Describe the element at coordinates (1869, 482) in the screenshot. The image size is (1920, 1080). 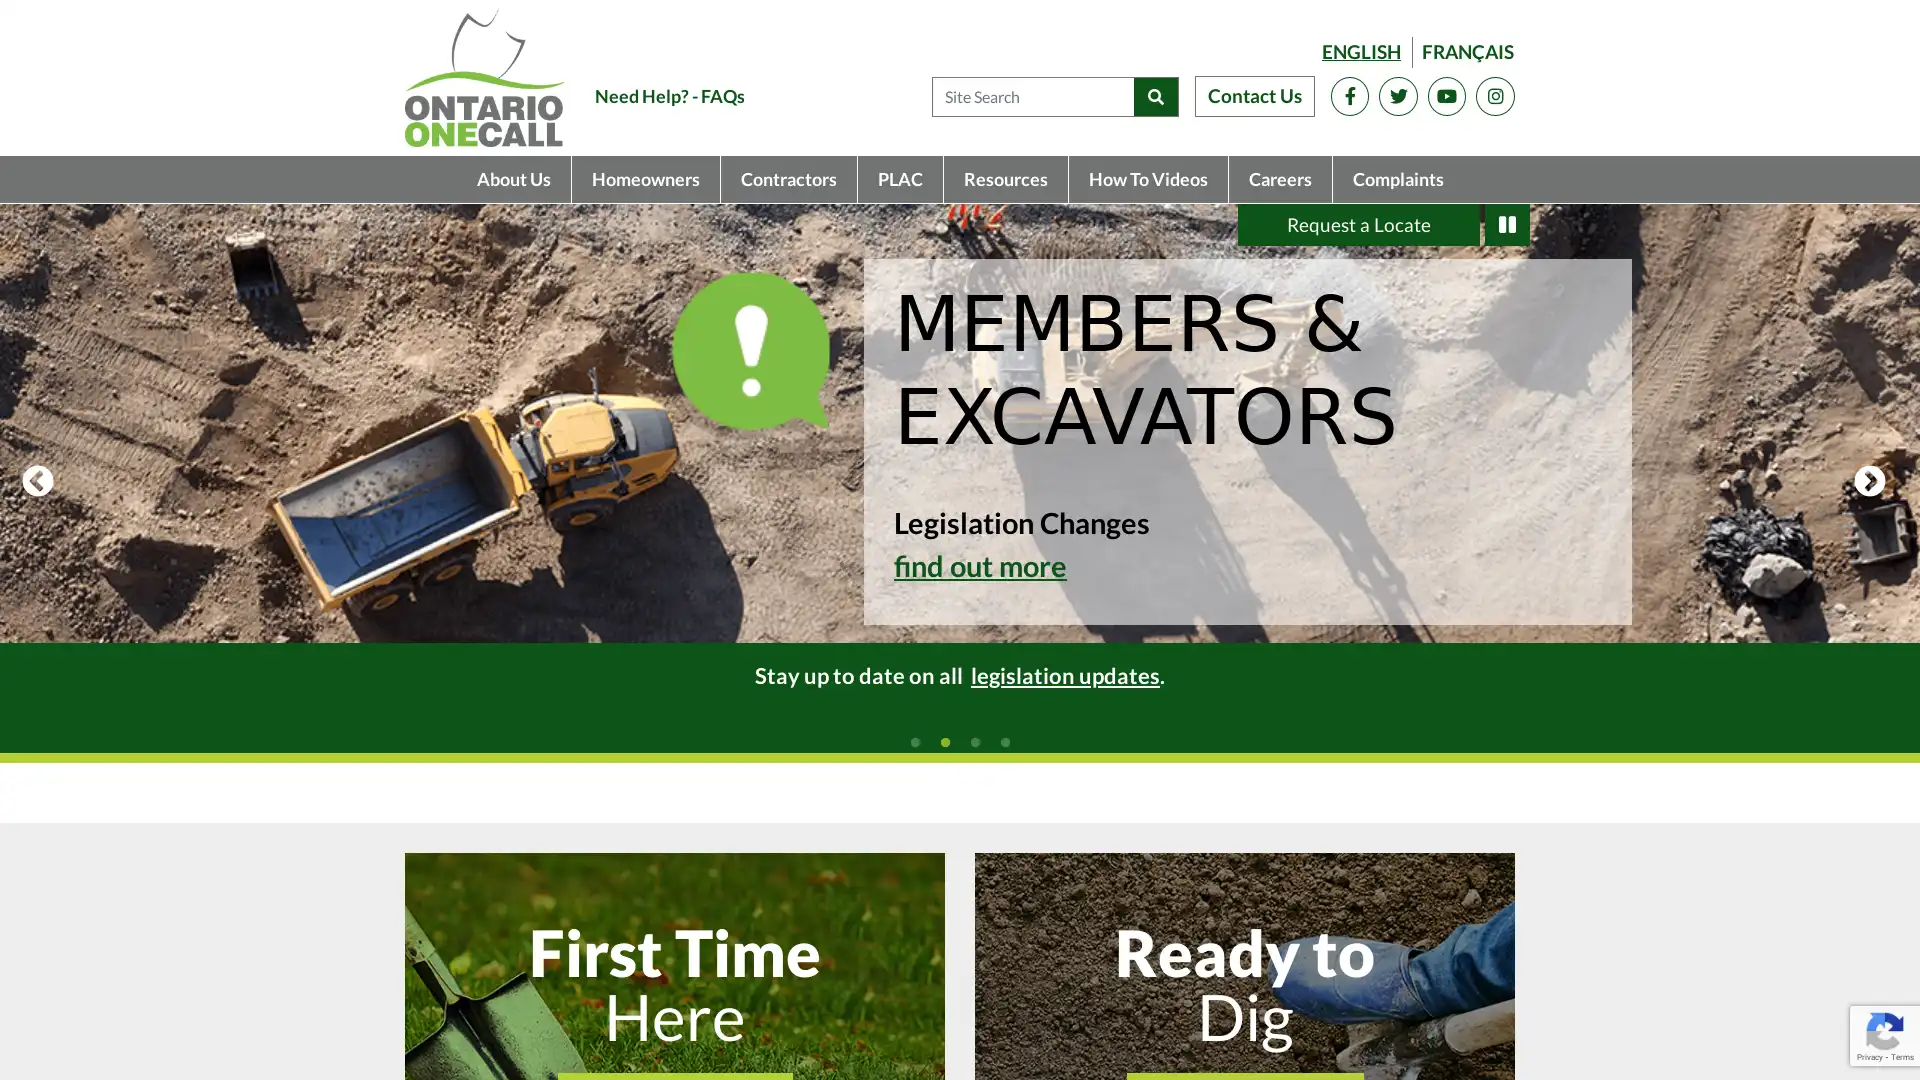
I see `Next` at that location.